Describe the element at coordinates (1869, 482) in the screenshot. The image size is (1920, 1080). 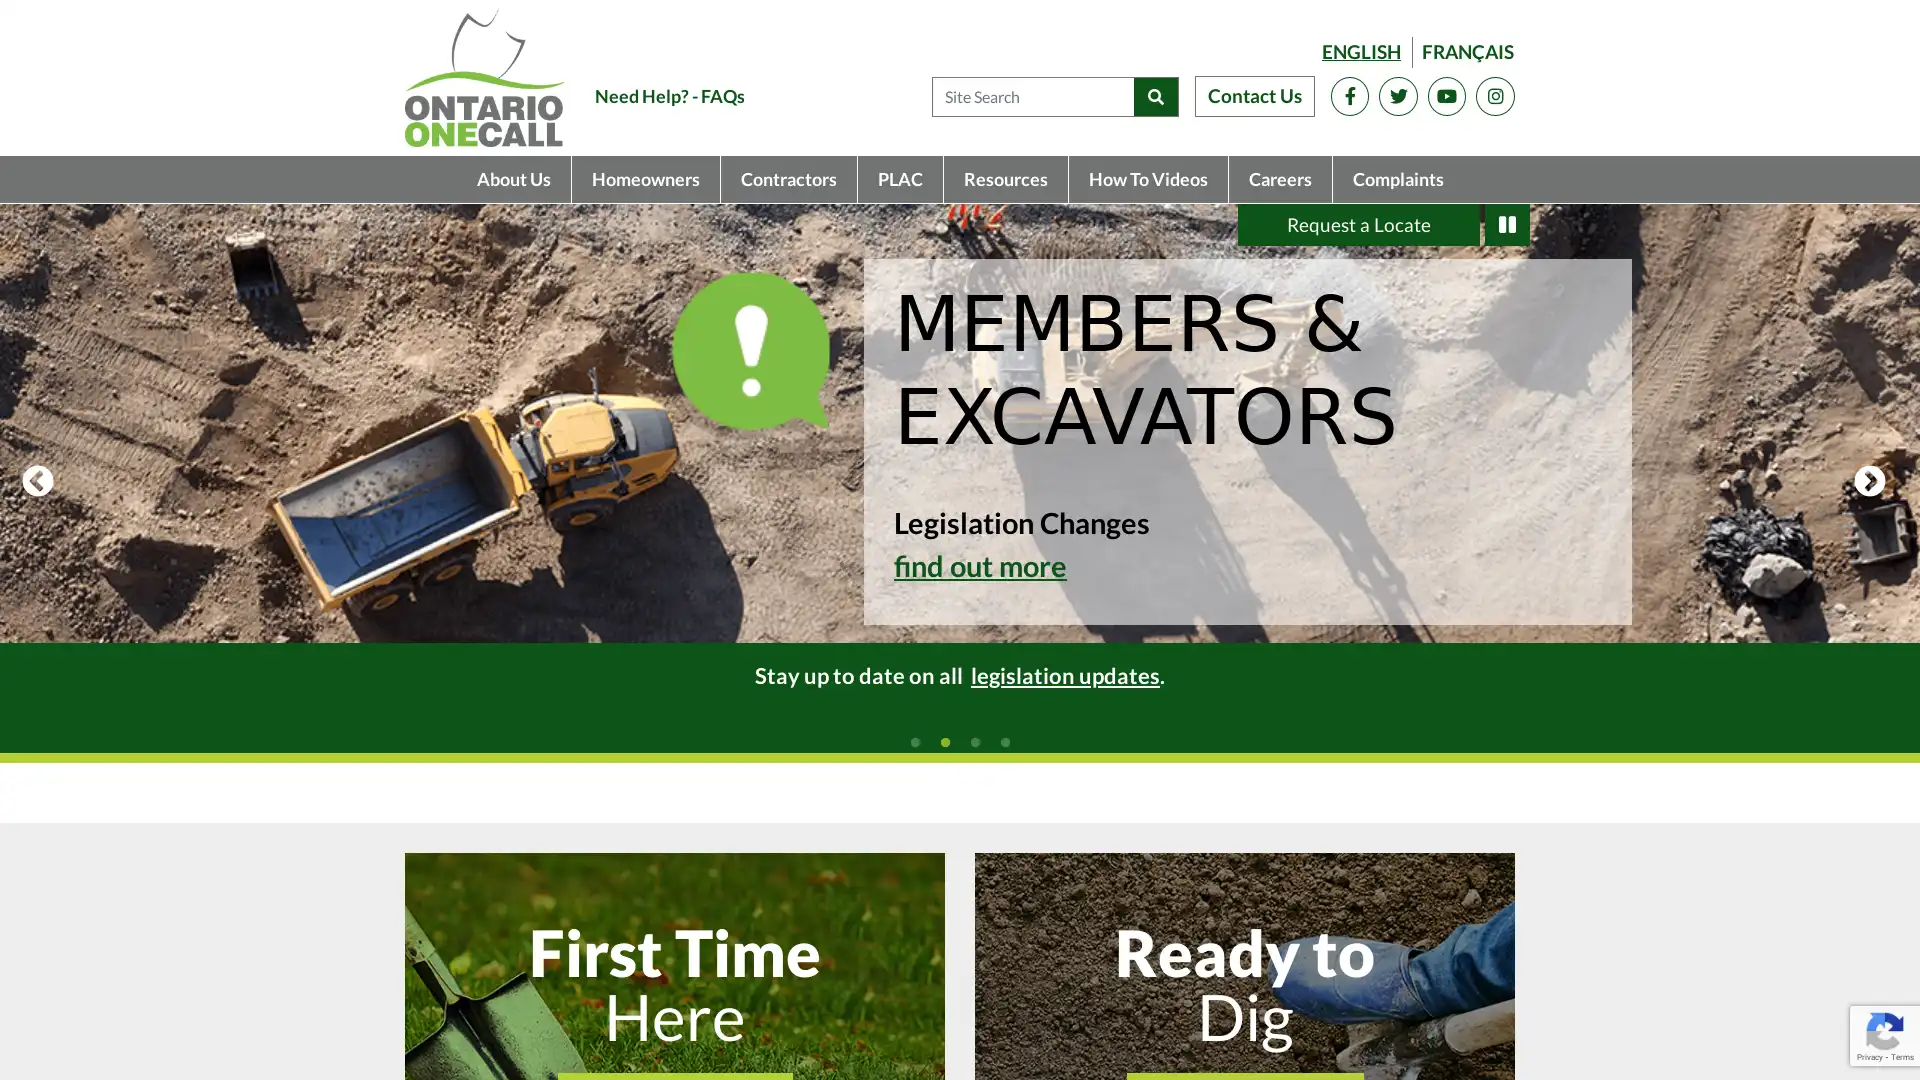
I see `Next` at that location.